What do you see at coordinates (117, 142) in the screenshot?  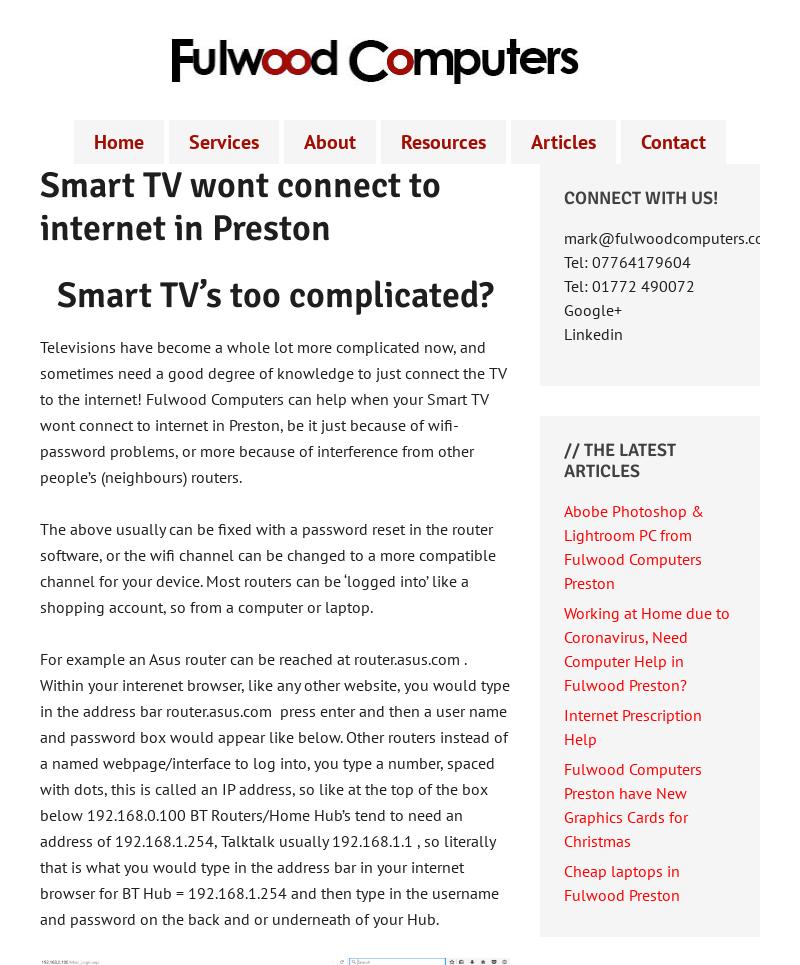 I see `'Home'` at bounding box center [117, 142].